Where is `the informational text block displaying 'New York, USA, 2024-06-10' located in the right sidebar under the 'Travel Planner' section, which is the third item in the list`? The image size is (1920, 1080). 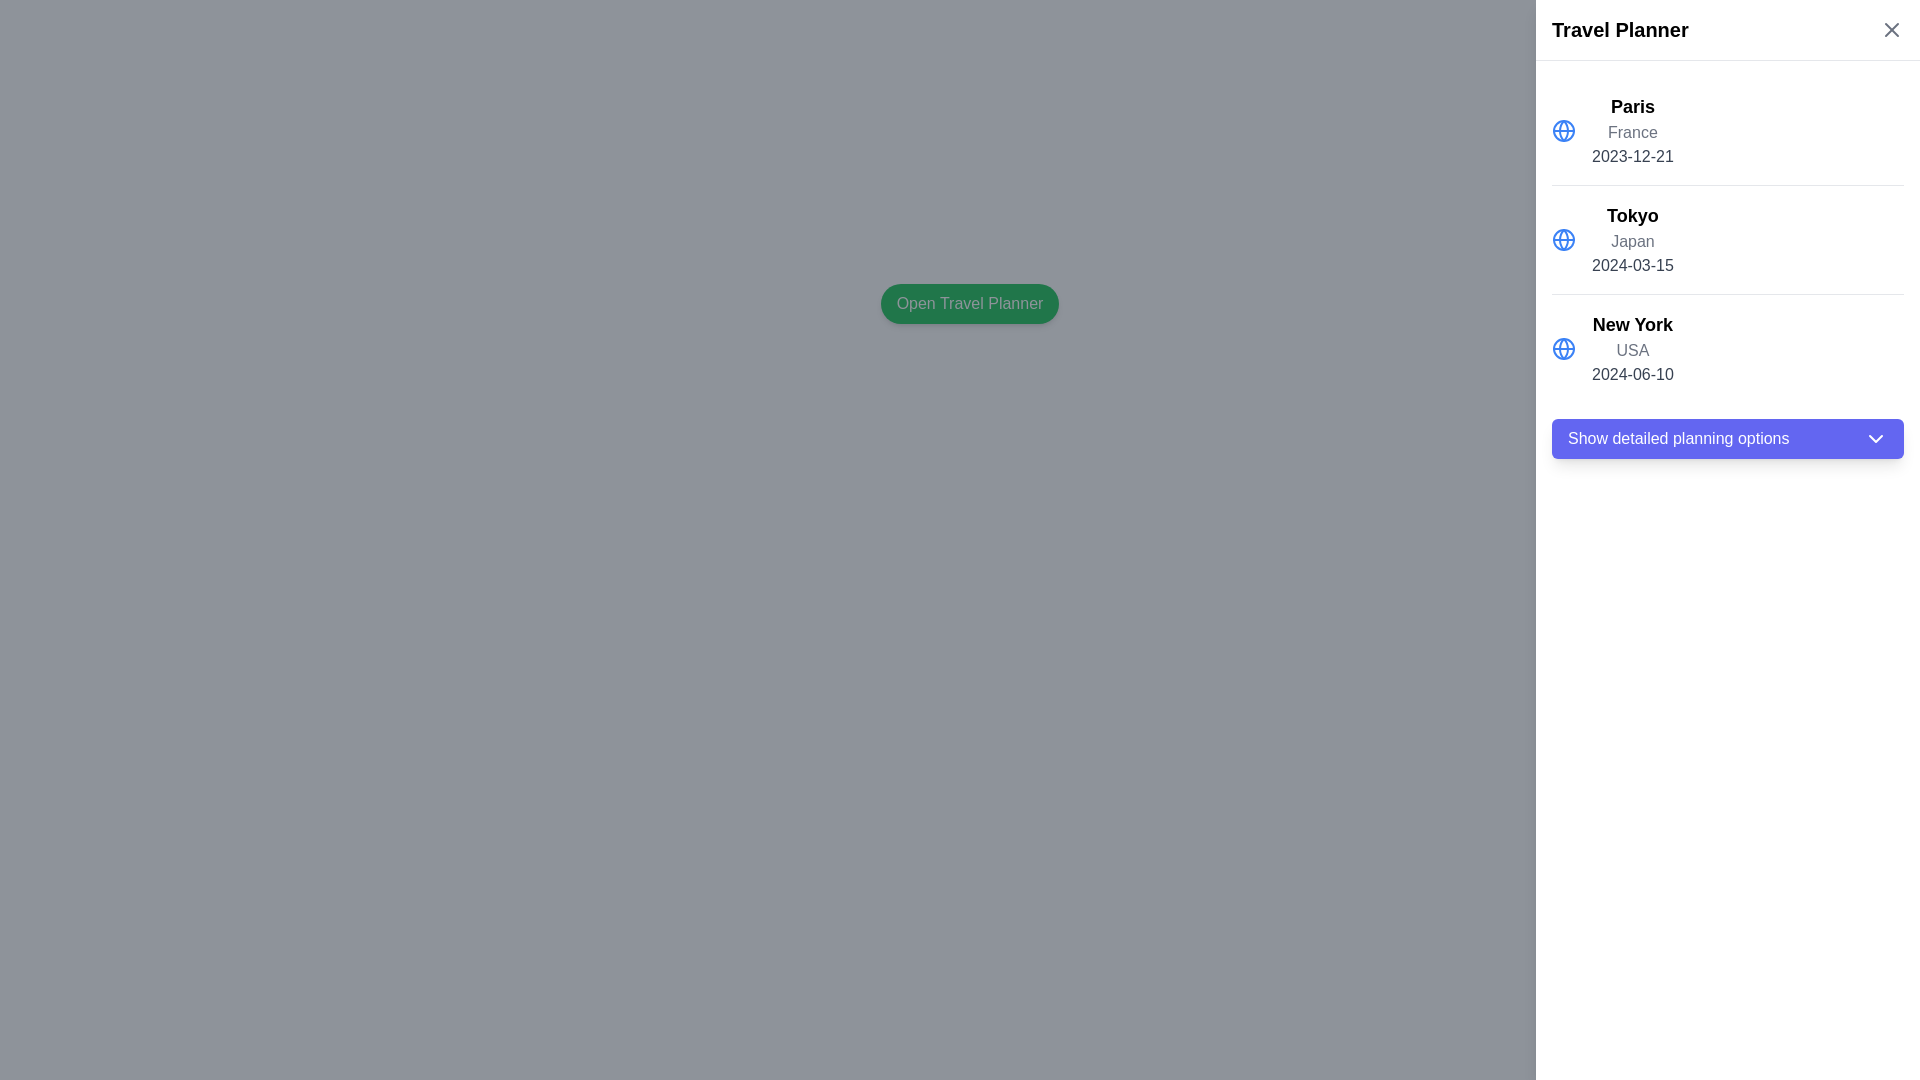 the informational text block displaying 'New York, USA, 2024-06-10' located in the right sidebar under the 'Travel Planner' section, which is the third item in the list is located at coordinates (1632, 347).